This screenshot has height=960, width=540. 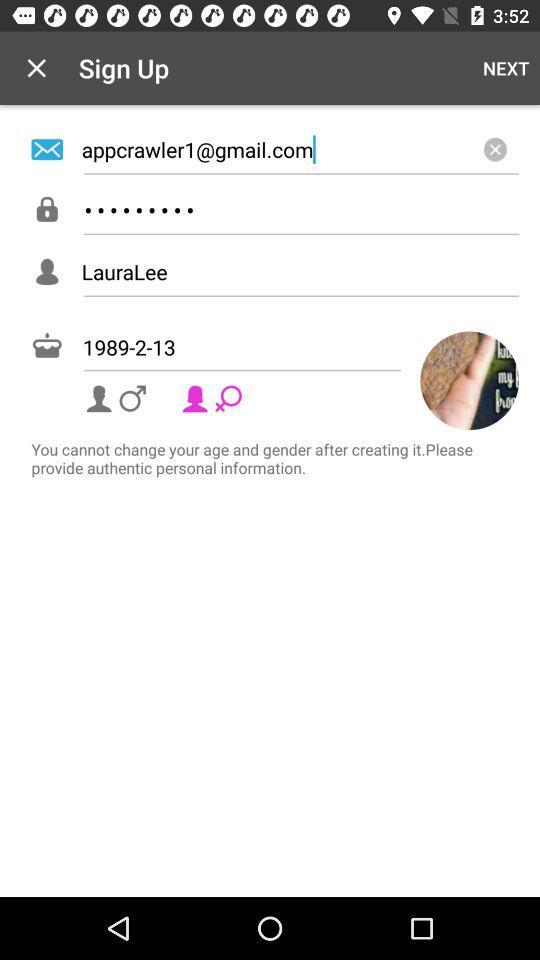 I want to click on crowd3116 icon, so click(x=299, y=210).